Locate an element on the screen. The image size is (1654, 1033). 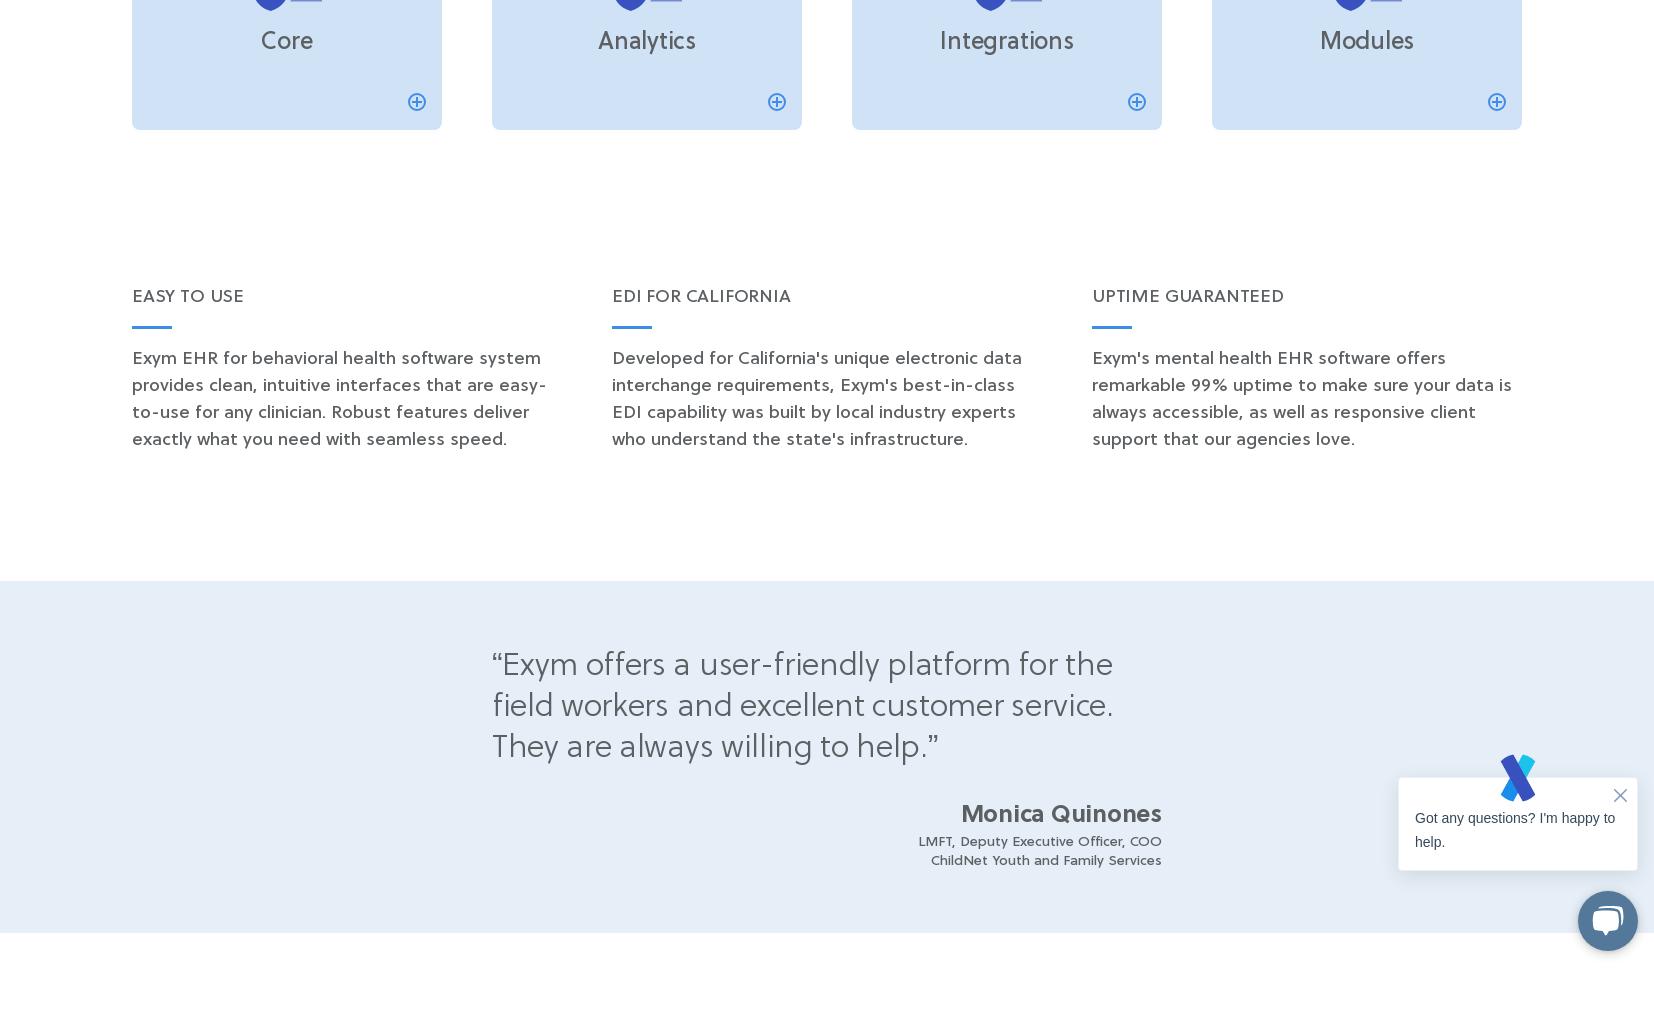
'Integrations' is located at coordinates (1005, 42).